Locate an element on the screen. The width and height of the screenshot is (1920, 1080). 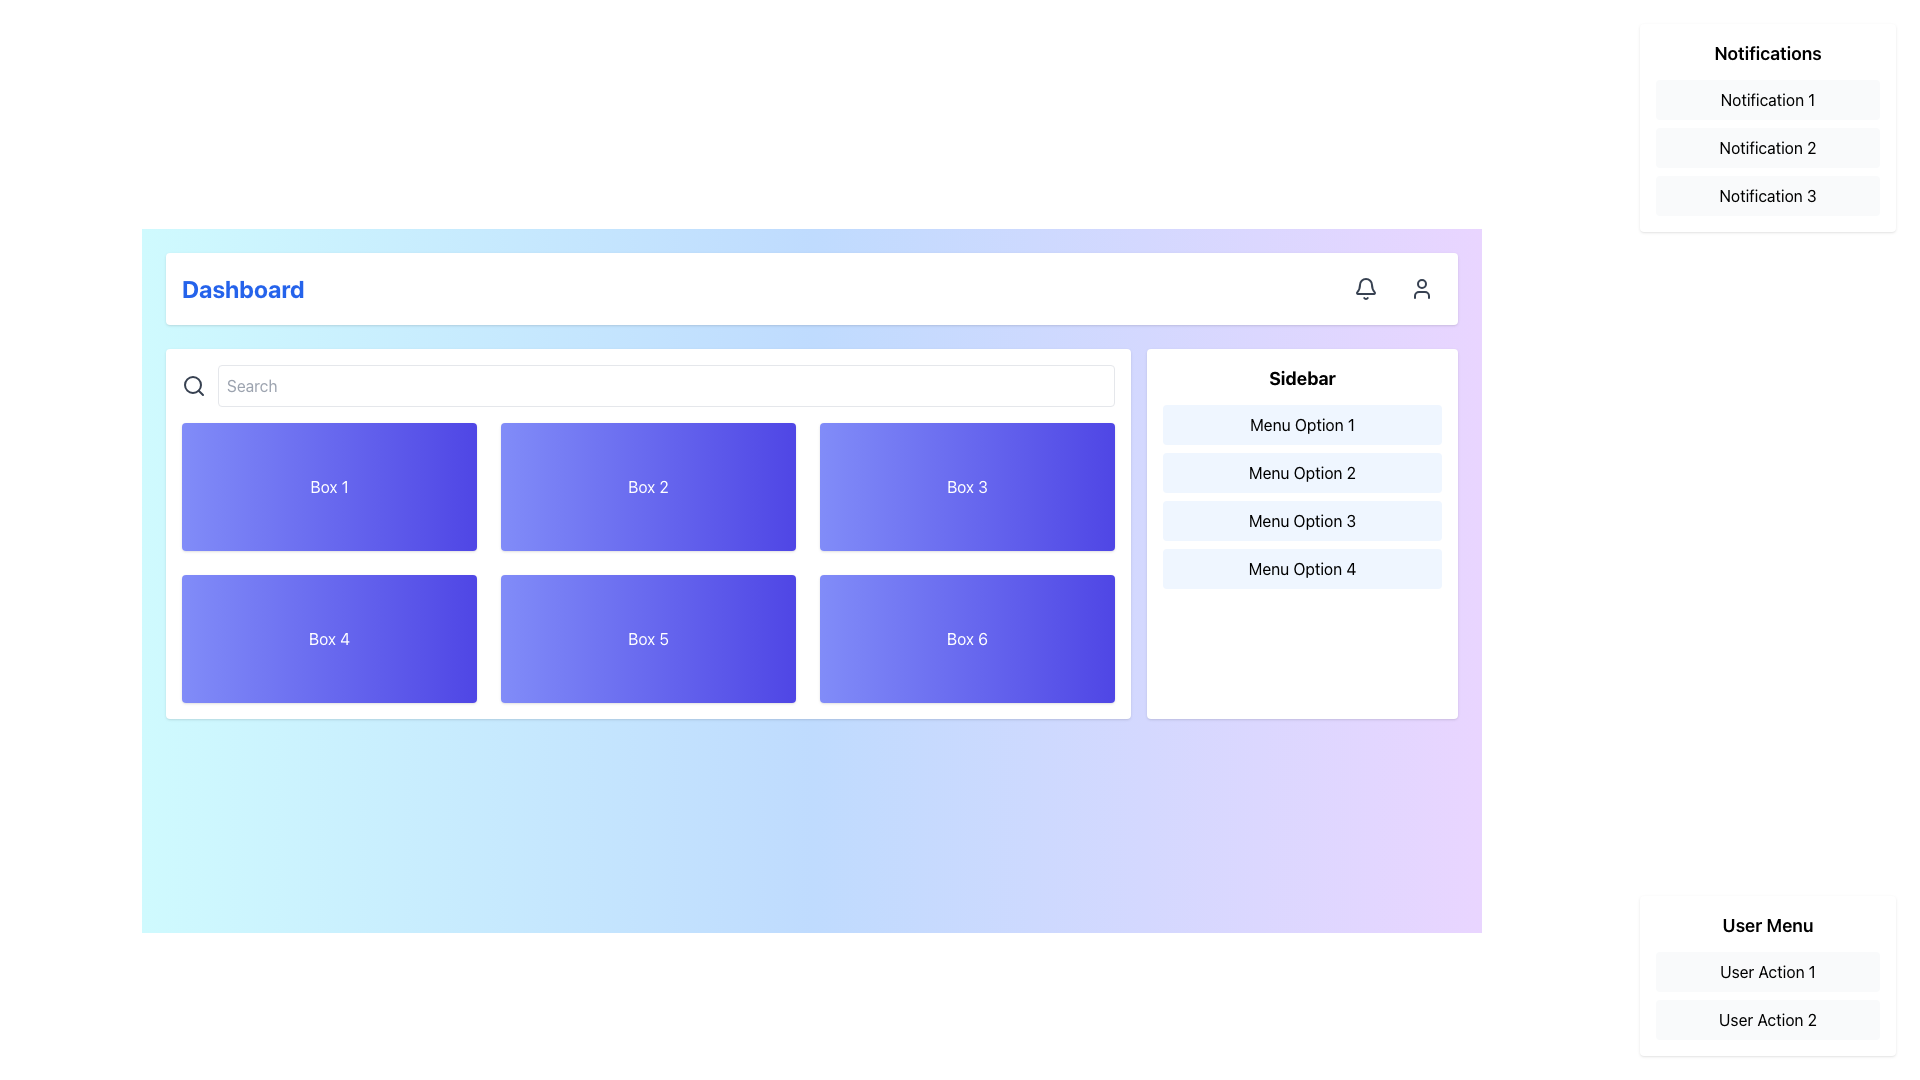
the static text item labeled 'Notification 2', which is a rectangular button-like component with a light gray background, positioned in the second place of a vertical list of notifications is located at coordinates (1767, 146).